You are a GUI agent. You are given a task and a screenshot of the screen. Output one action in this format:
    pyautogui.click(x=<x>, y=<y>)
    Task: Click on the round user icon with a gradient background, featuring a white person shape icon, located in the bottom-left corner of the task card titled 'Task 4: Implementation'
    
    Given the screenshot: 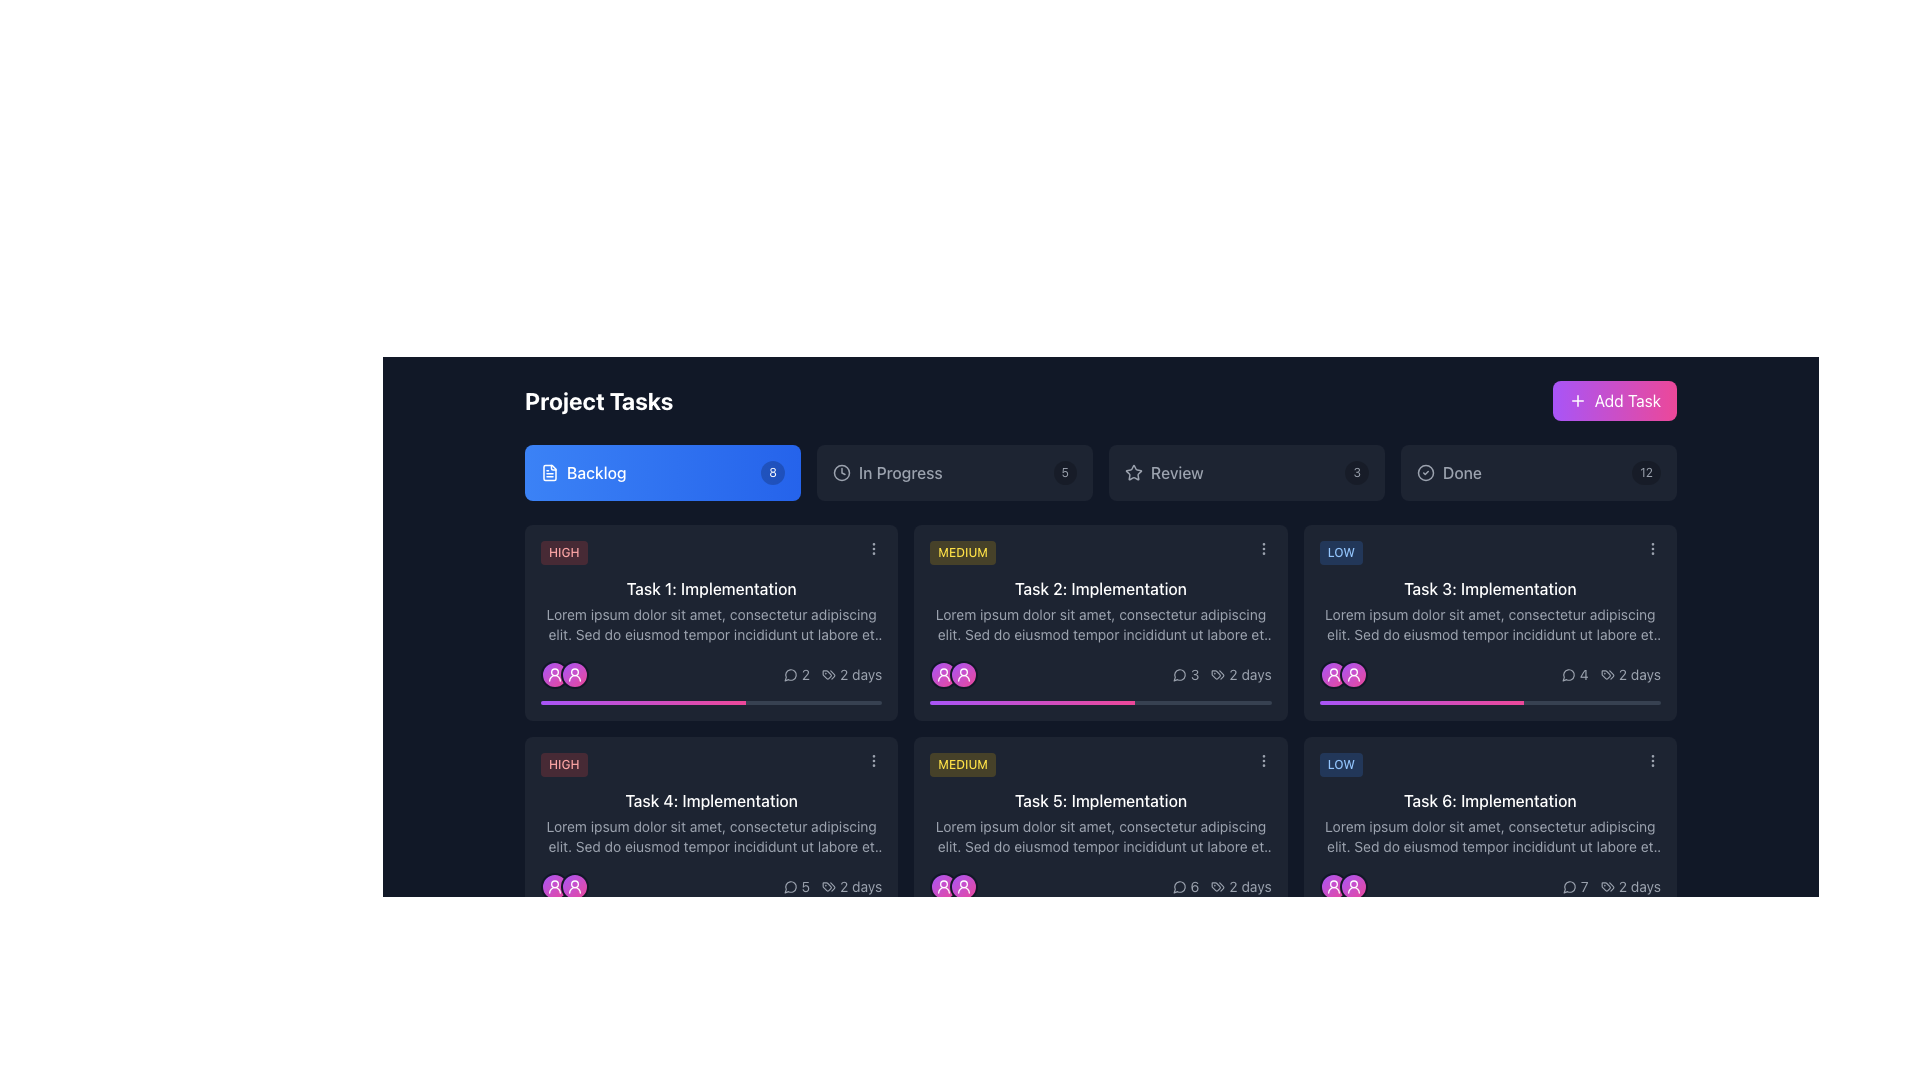 What is the action you would take?
    pyautogui.click(x=574, y=886)
    